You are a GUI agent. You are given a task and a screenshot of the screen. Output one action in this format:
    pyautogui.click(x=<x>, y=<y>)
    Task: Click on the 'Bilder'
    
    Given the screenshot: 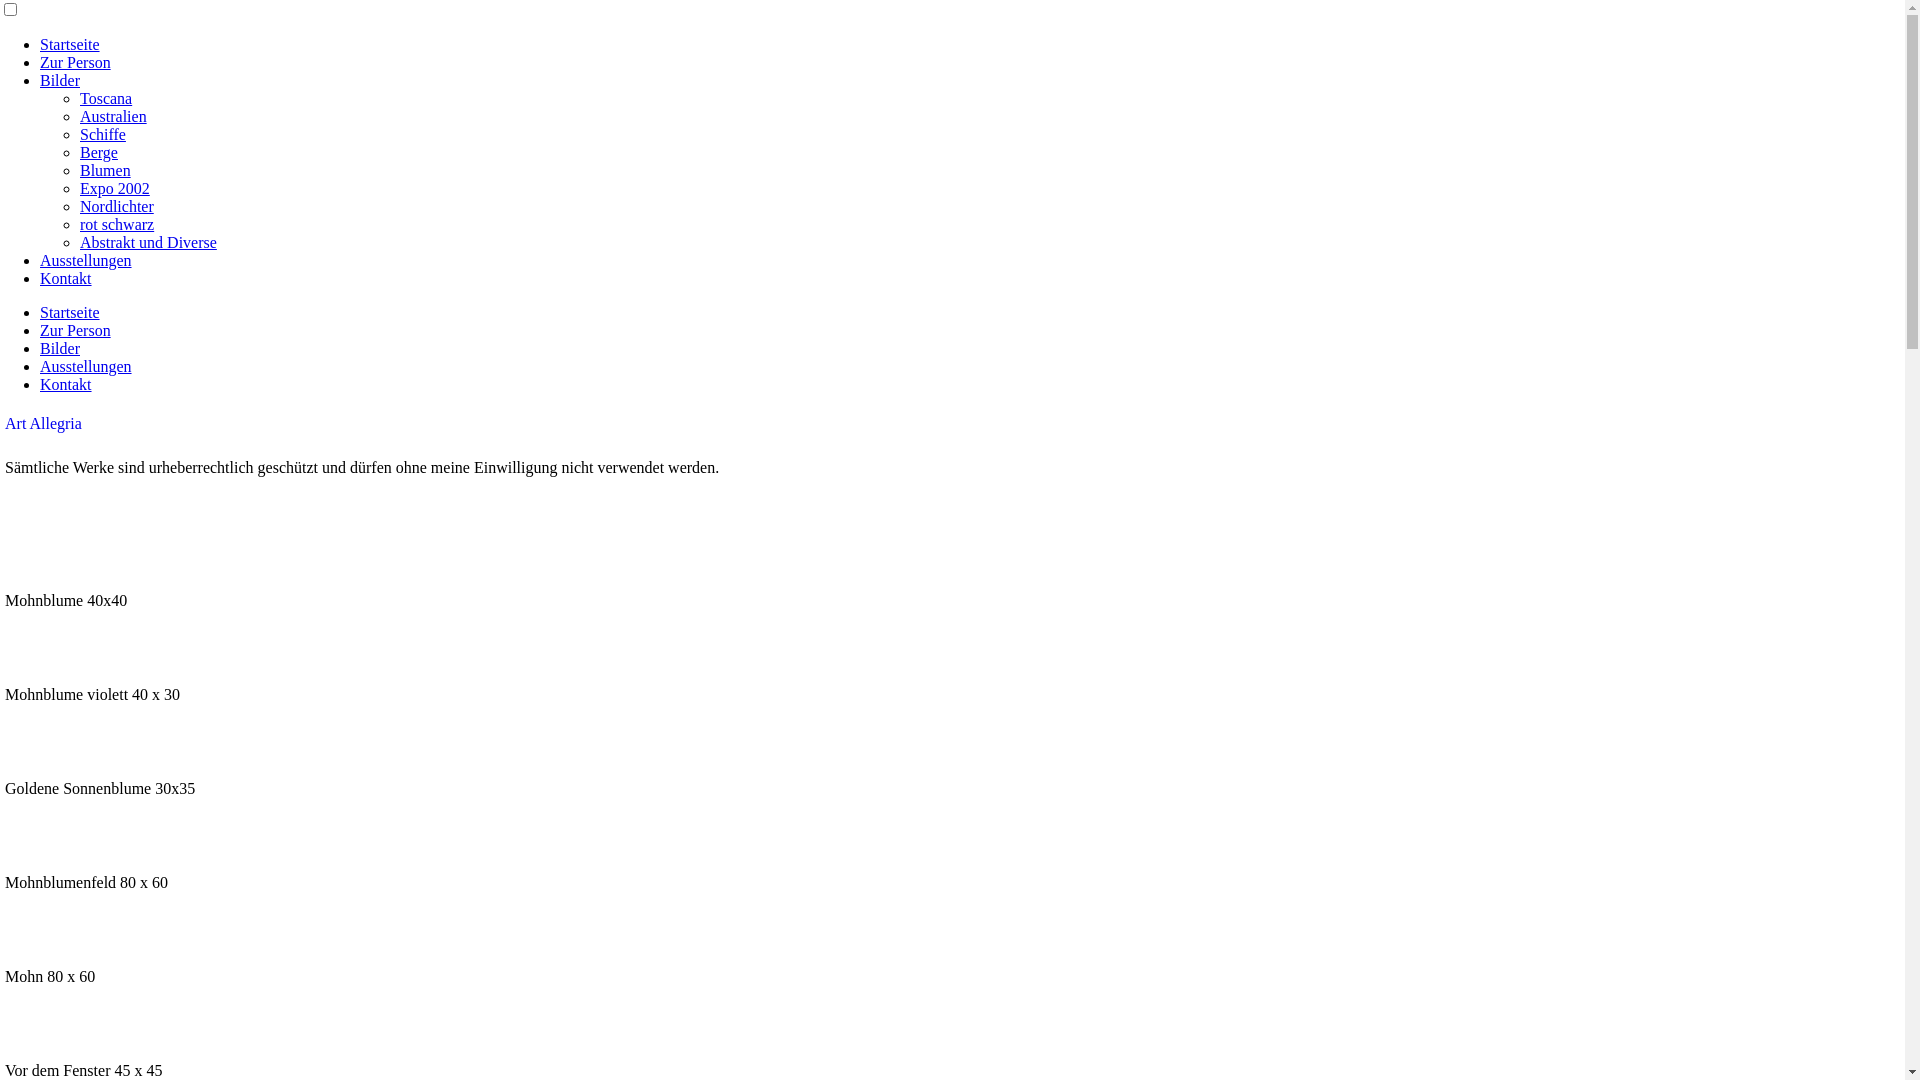 What is the action you would take?
    pyautogui.click(x=59, y=79)
    